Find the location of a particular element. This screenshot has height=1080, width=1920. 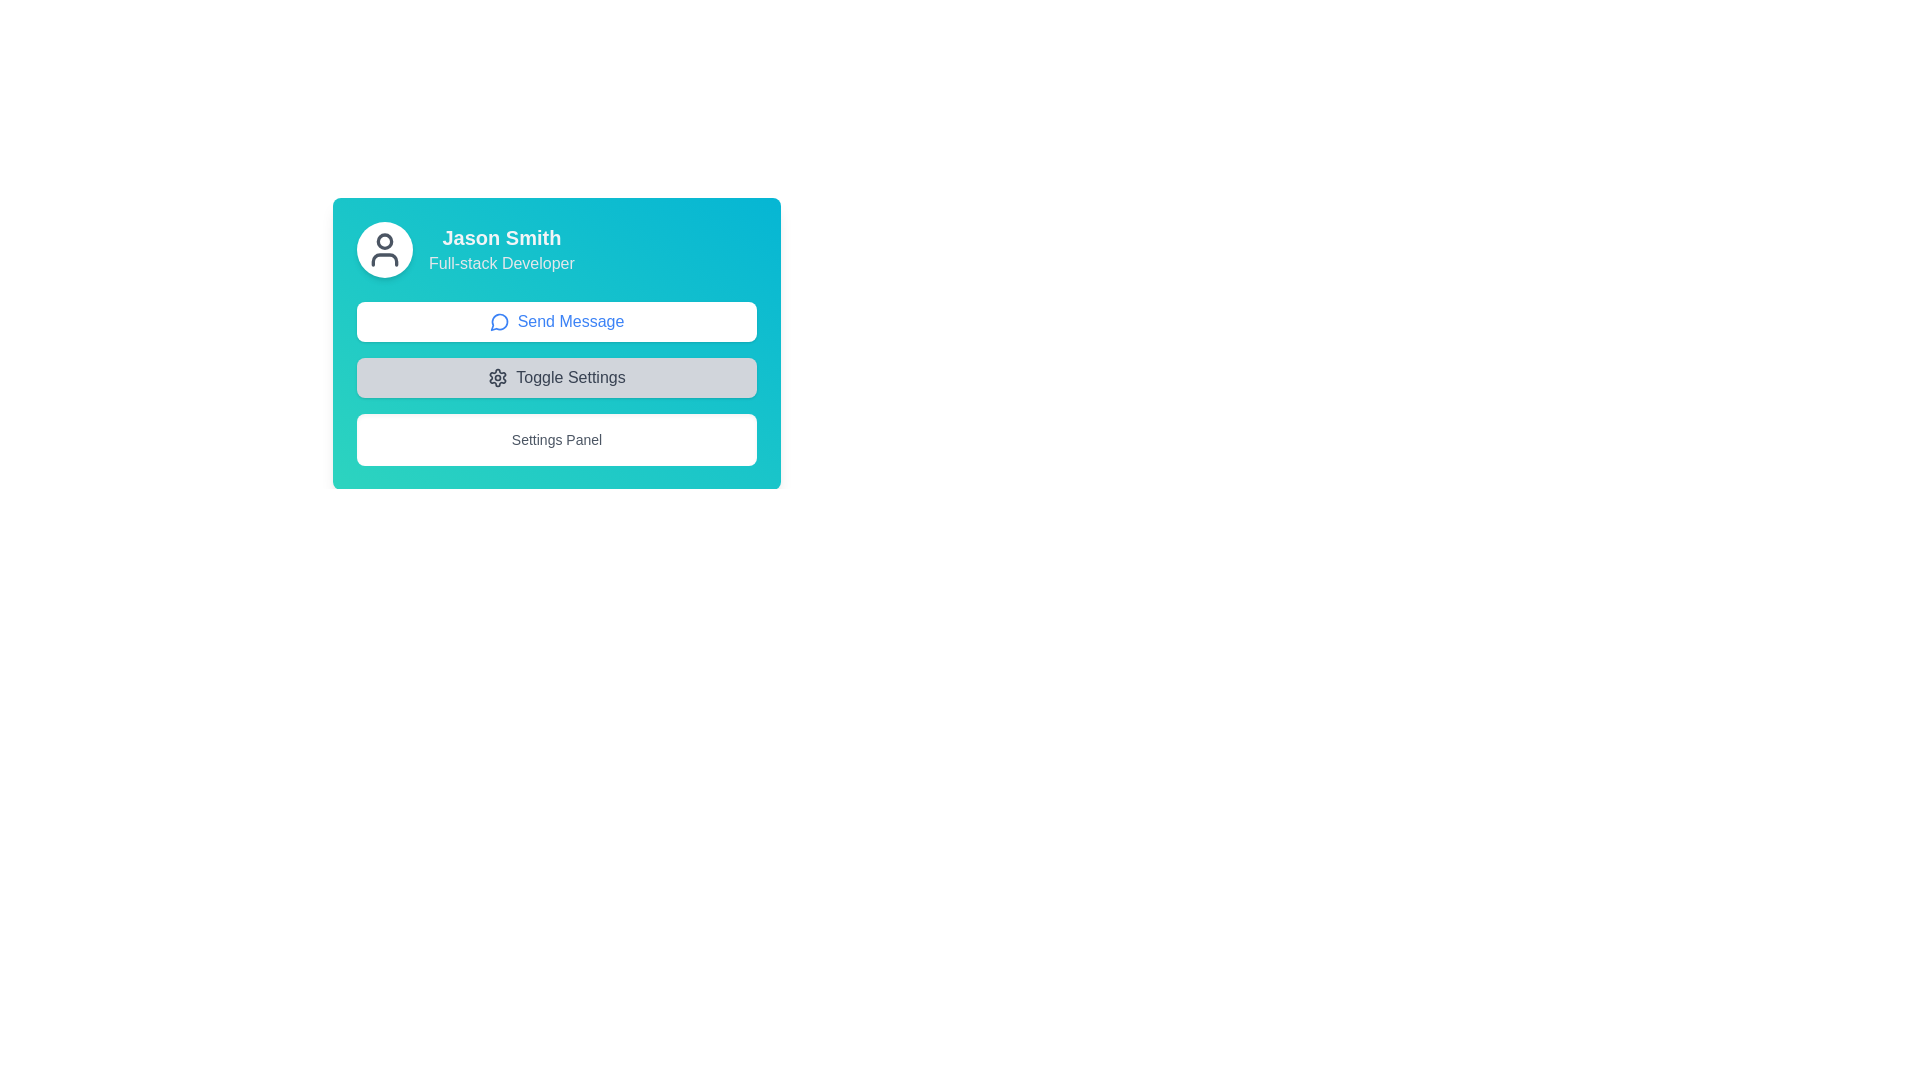

the text label displaying 'Jason Smith' in bold, extra-large font on an aquamarine background, located at the top-left corner of the profile card interface is located at coordinates (501, 237).